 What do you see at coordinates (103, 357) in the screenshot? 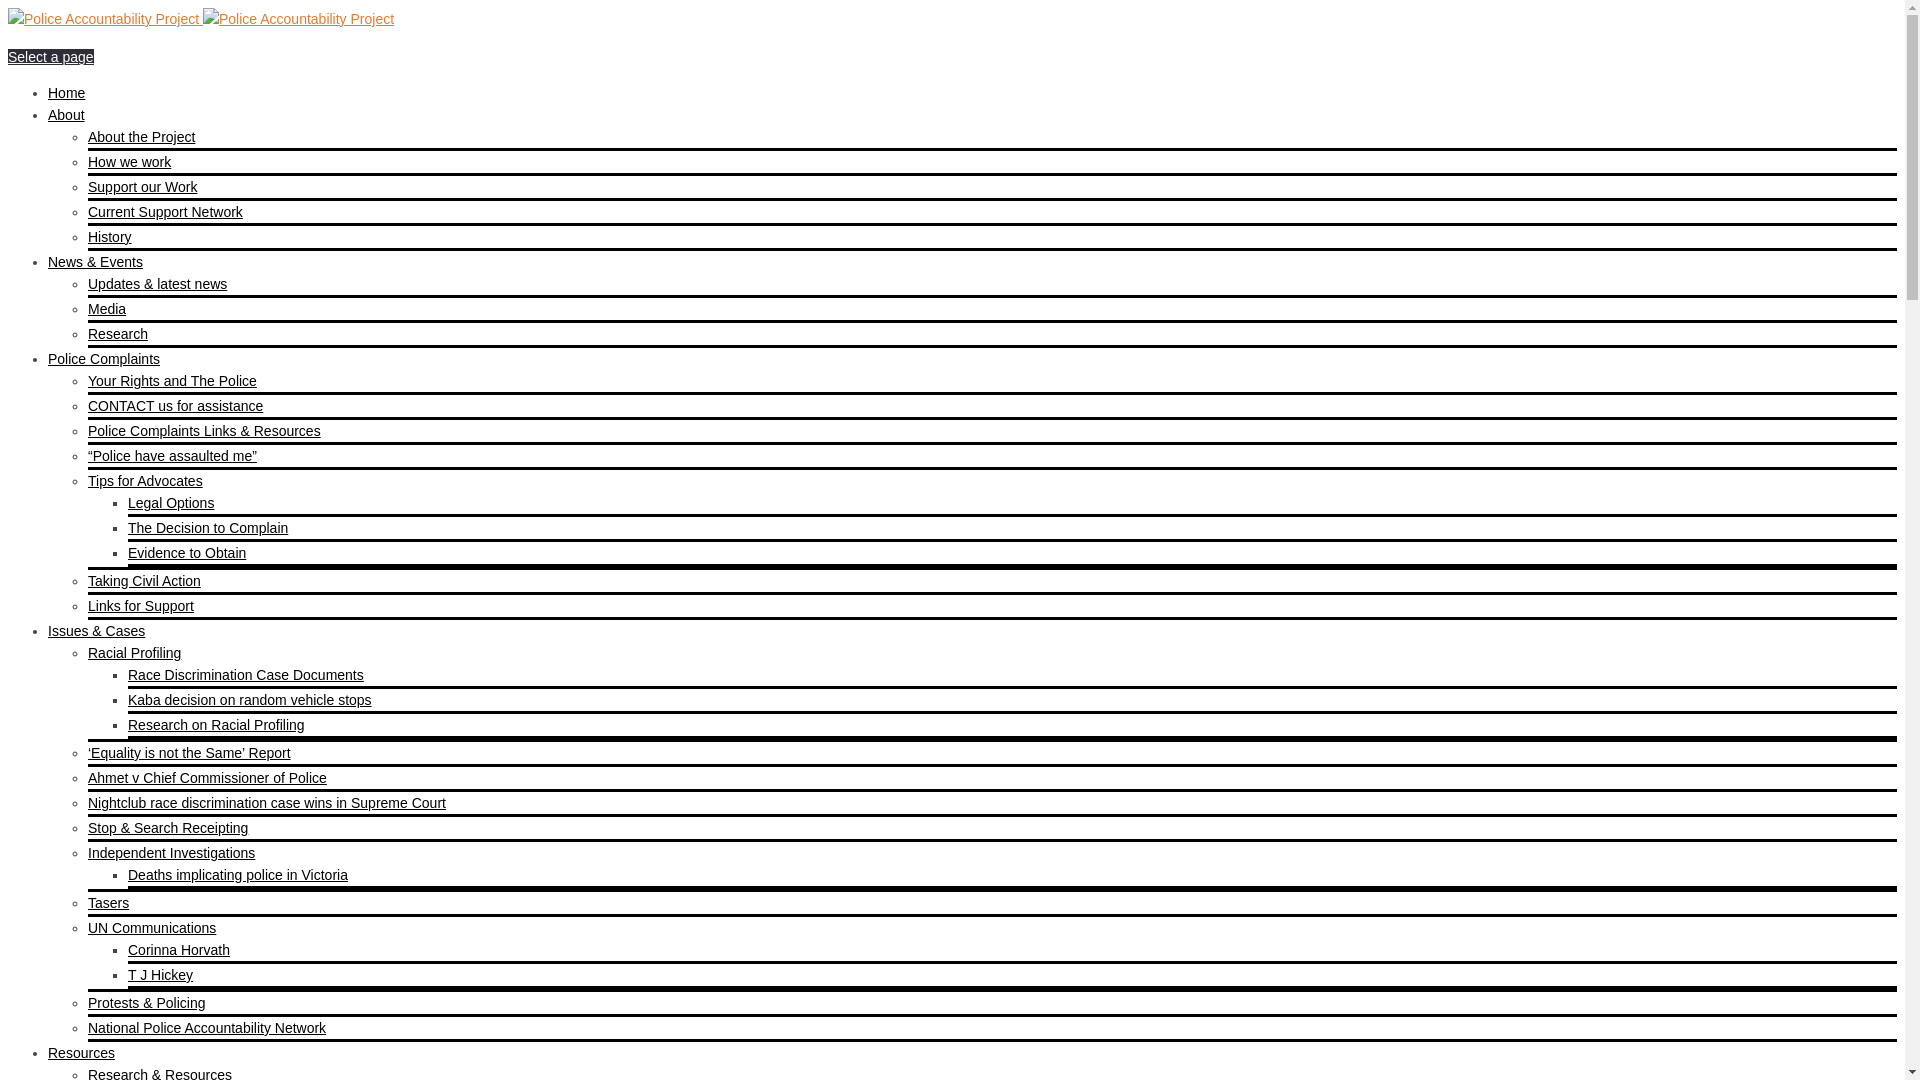
I see `'Police Complaints'` at bounding box center [103, 357].